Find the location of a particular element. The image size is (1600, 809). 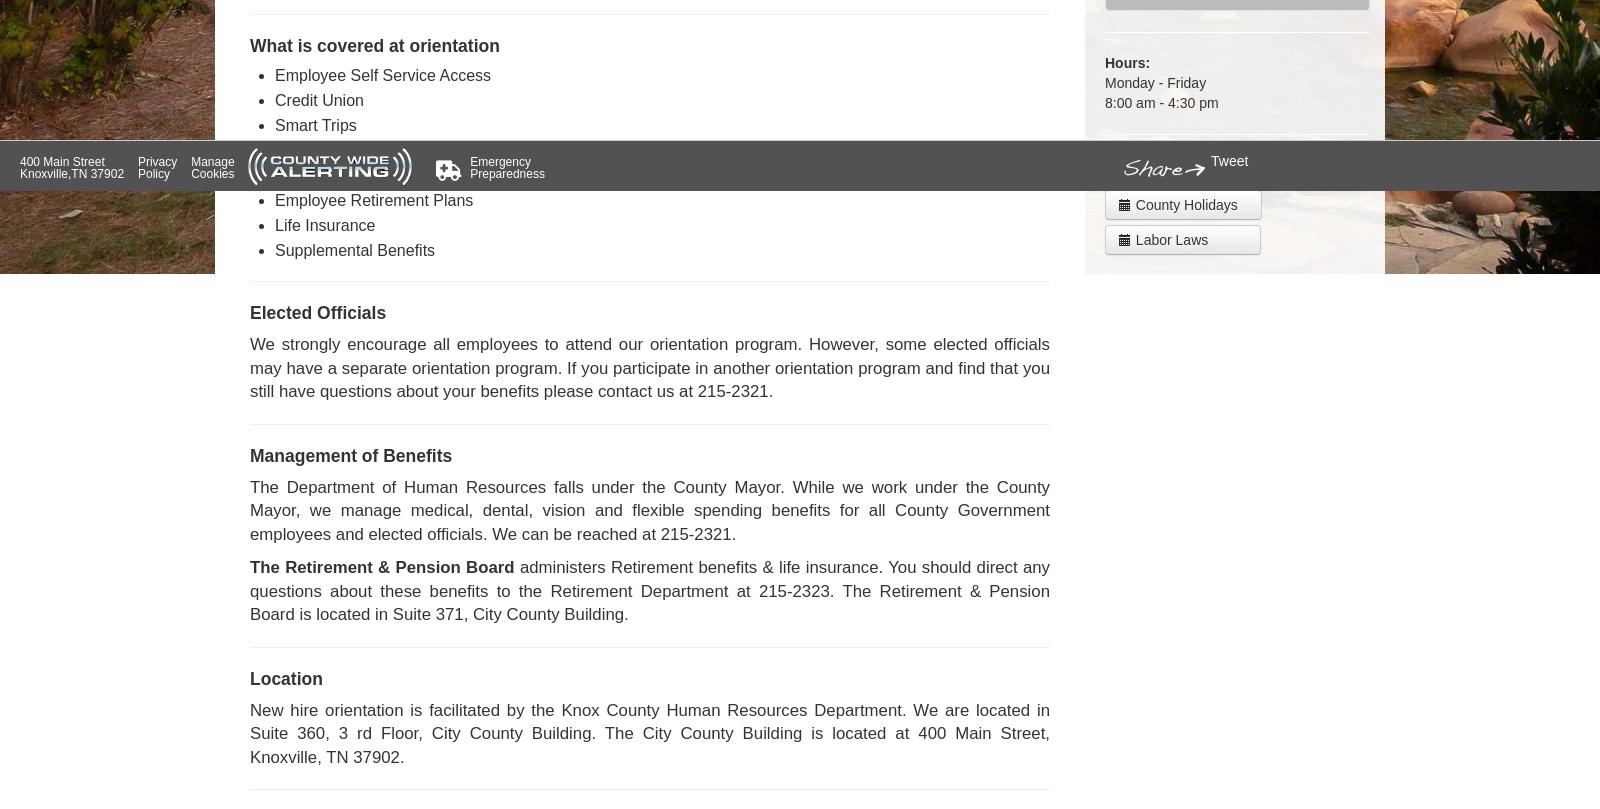

'Management of Benefits' is located at coordinates (351, 453).